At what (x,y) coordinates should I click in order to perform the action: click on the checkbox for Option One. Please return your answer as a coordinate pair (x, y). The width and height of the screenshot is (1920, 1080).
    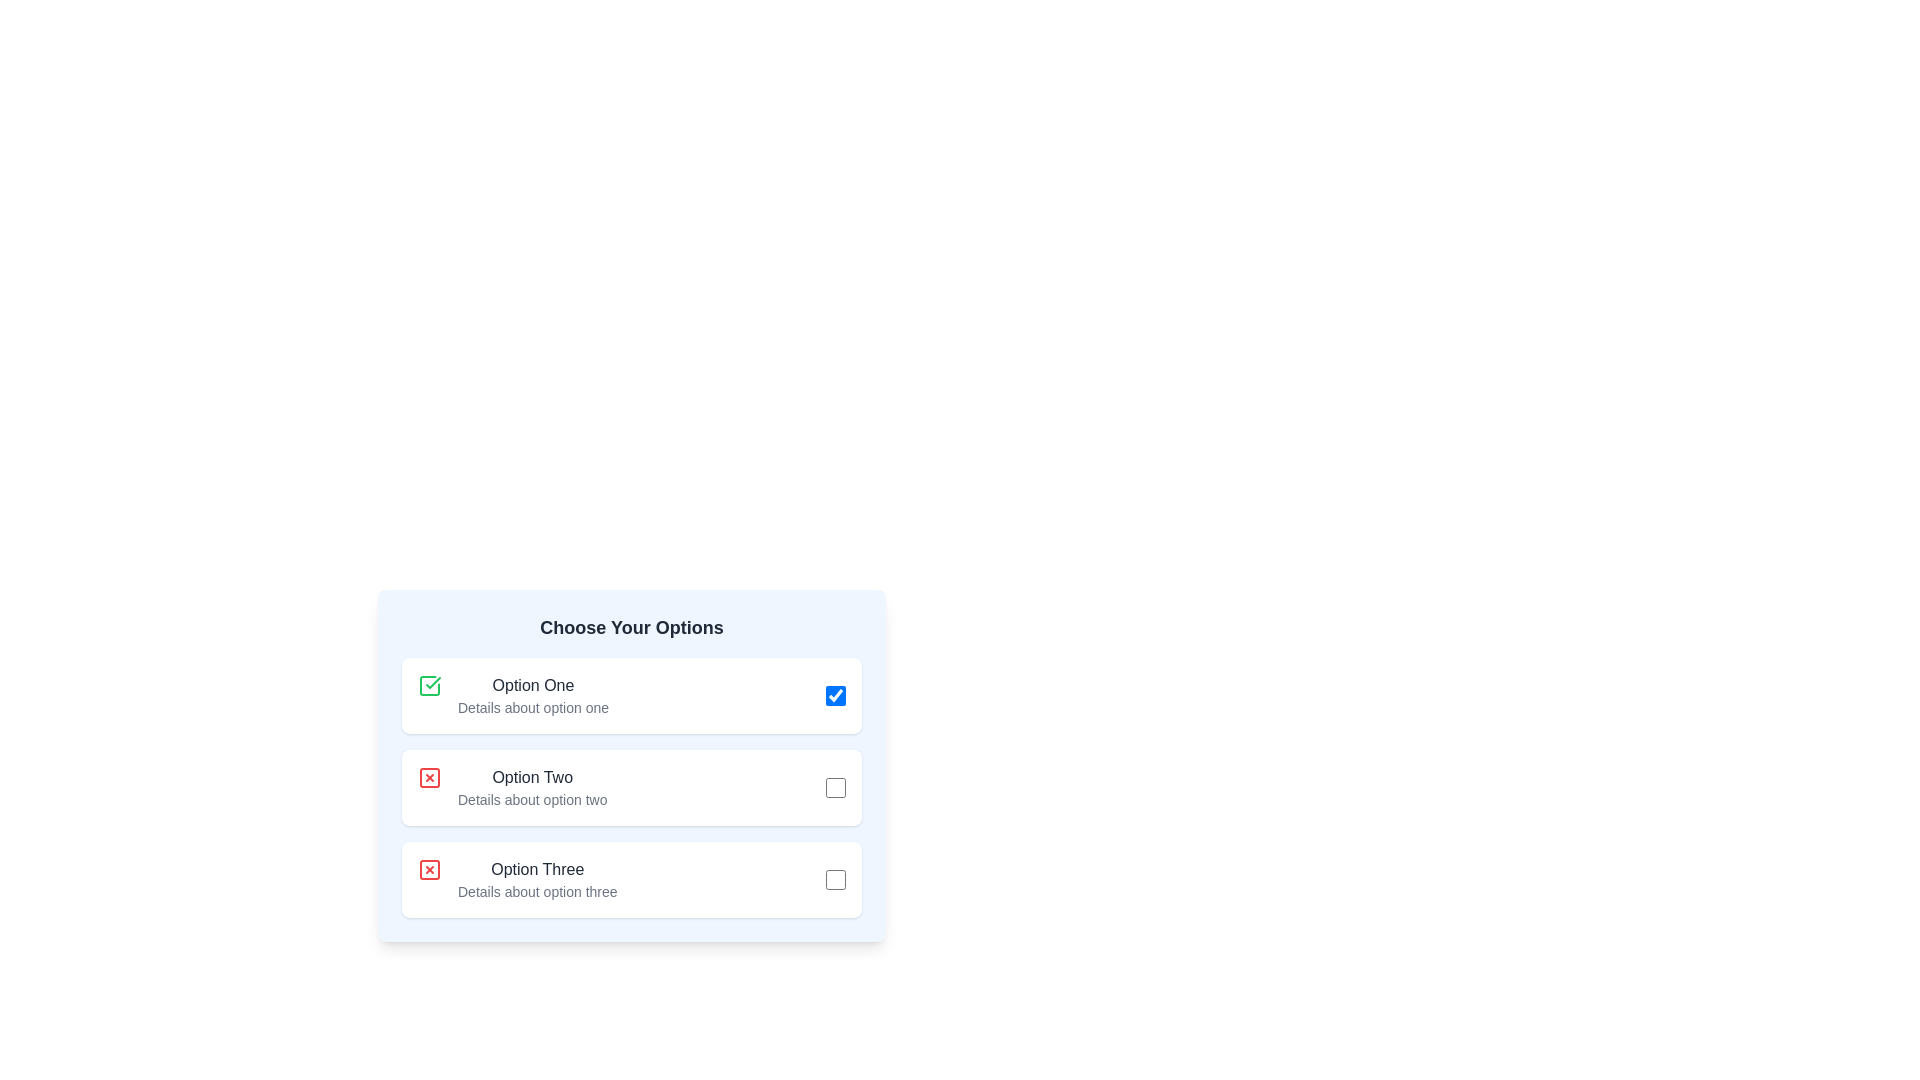
    Looking at the image, I should click on (835, 694).